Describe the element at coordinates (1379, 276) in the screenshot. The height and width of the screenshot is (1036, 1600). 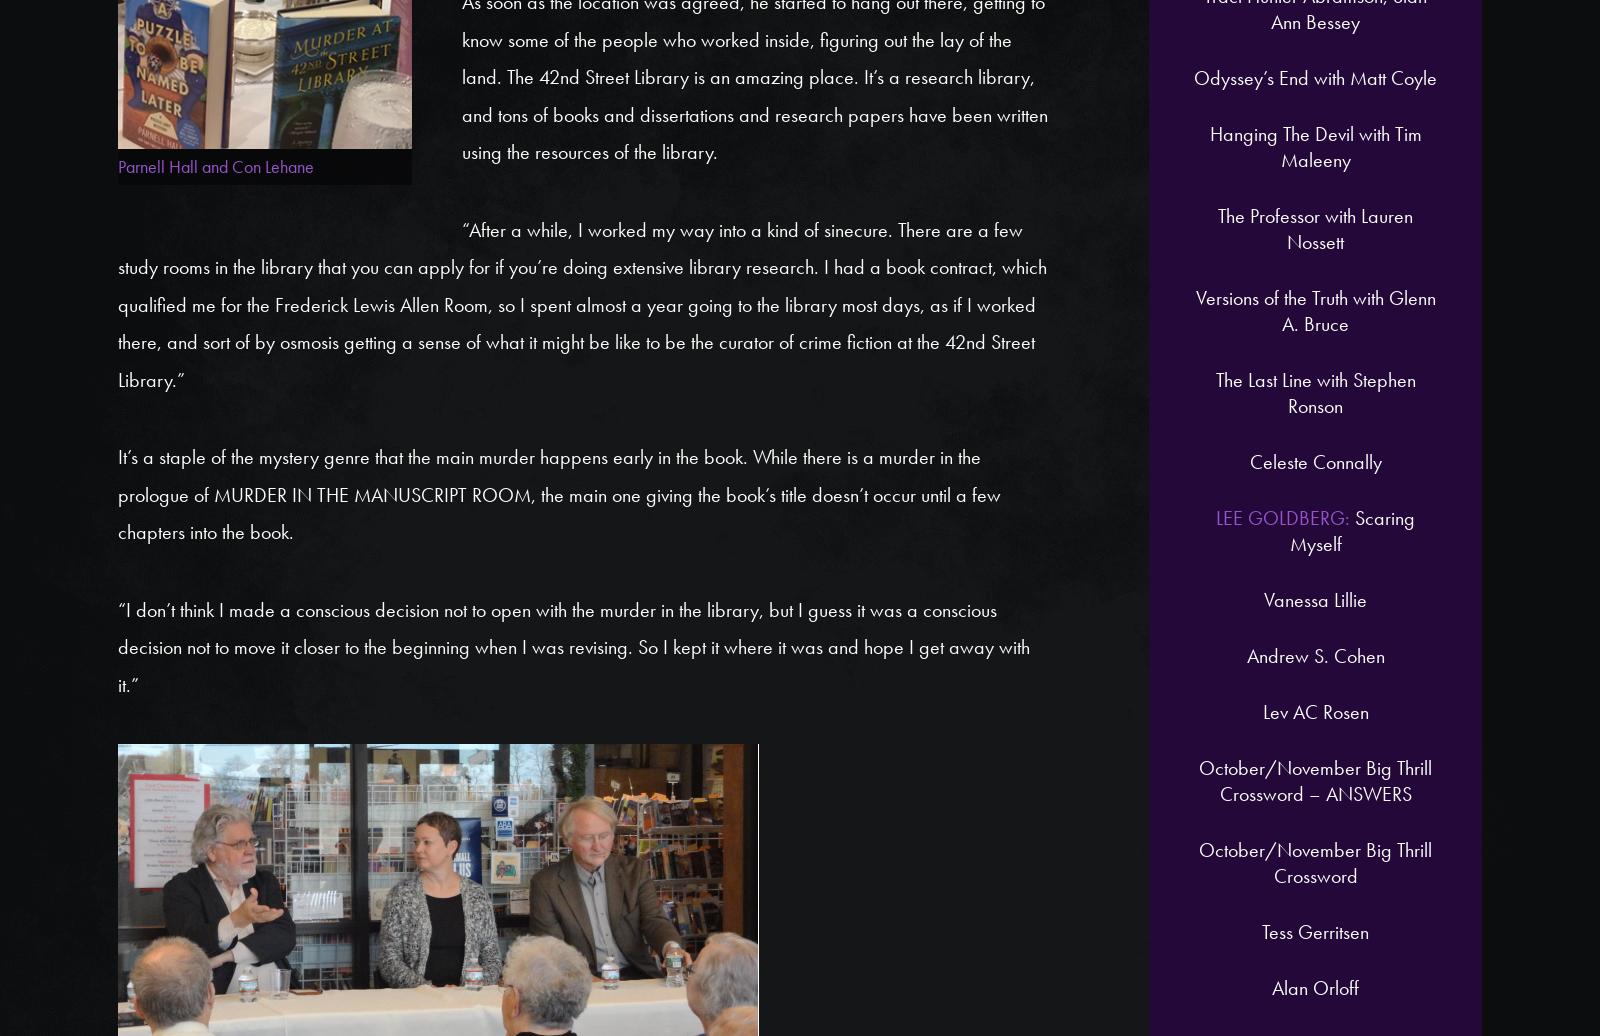
I see `'Contact Us'` at that location.